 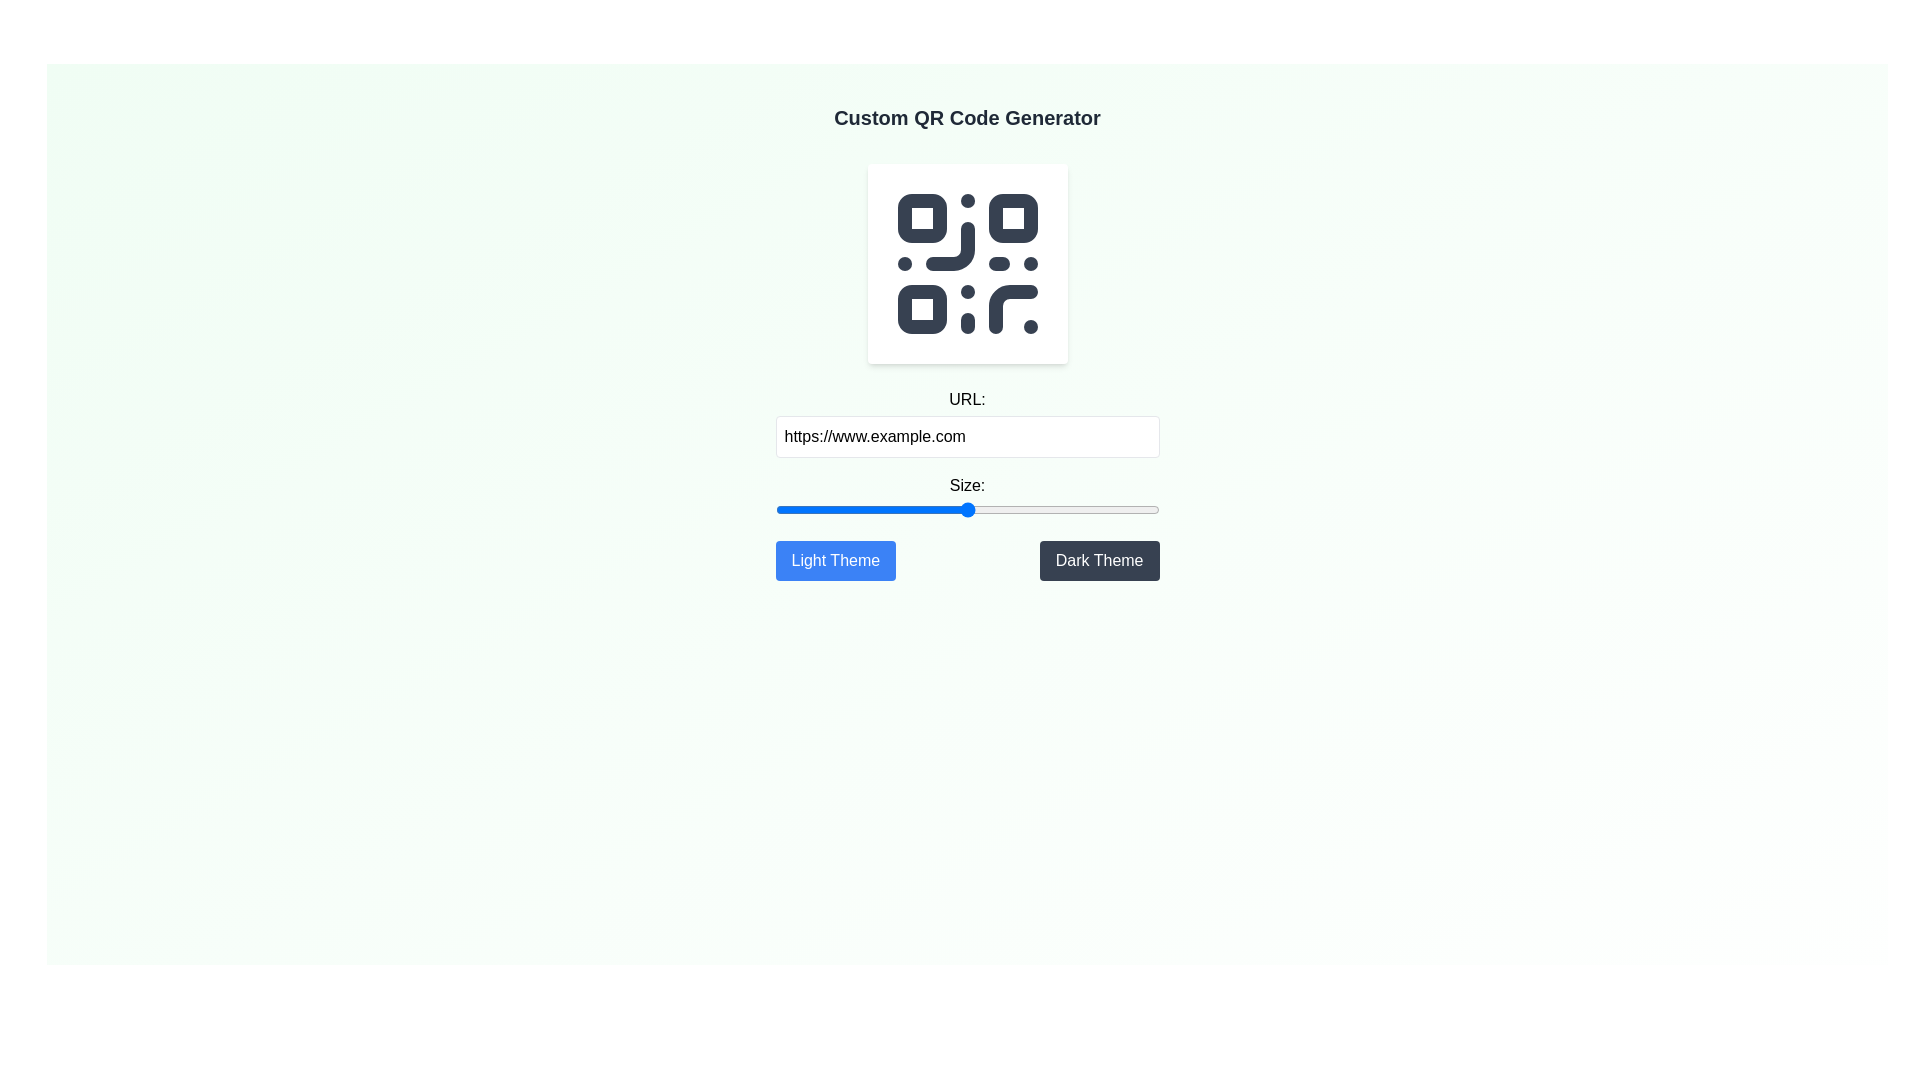 What do you see at coordinates (1106, 508) in the screenshot?
I see `the slider` at bounding box center [1106, 508].